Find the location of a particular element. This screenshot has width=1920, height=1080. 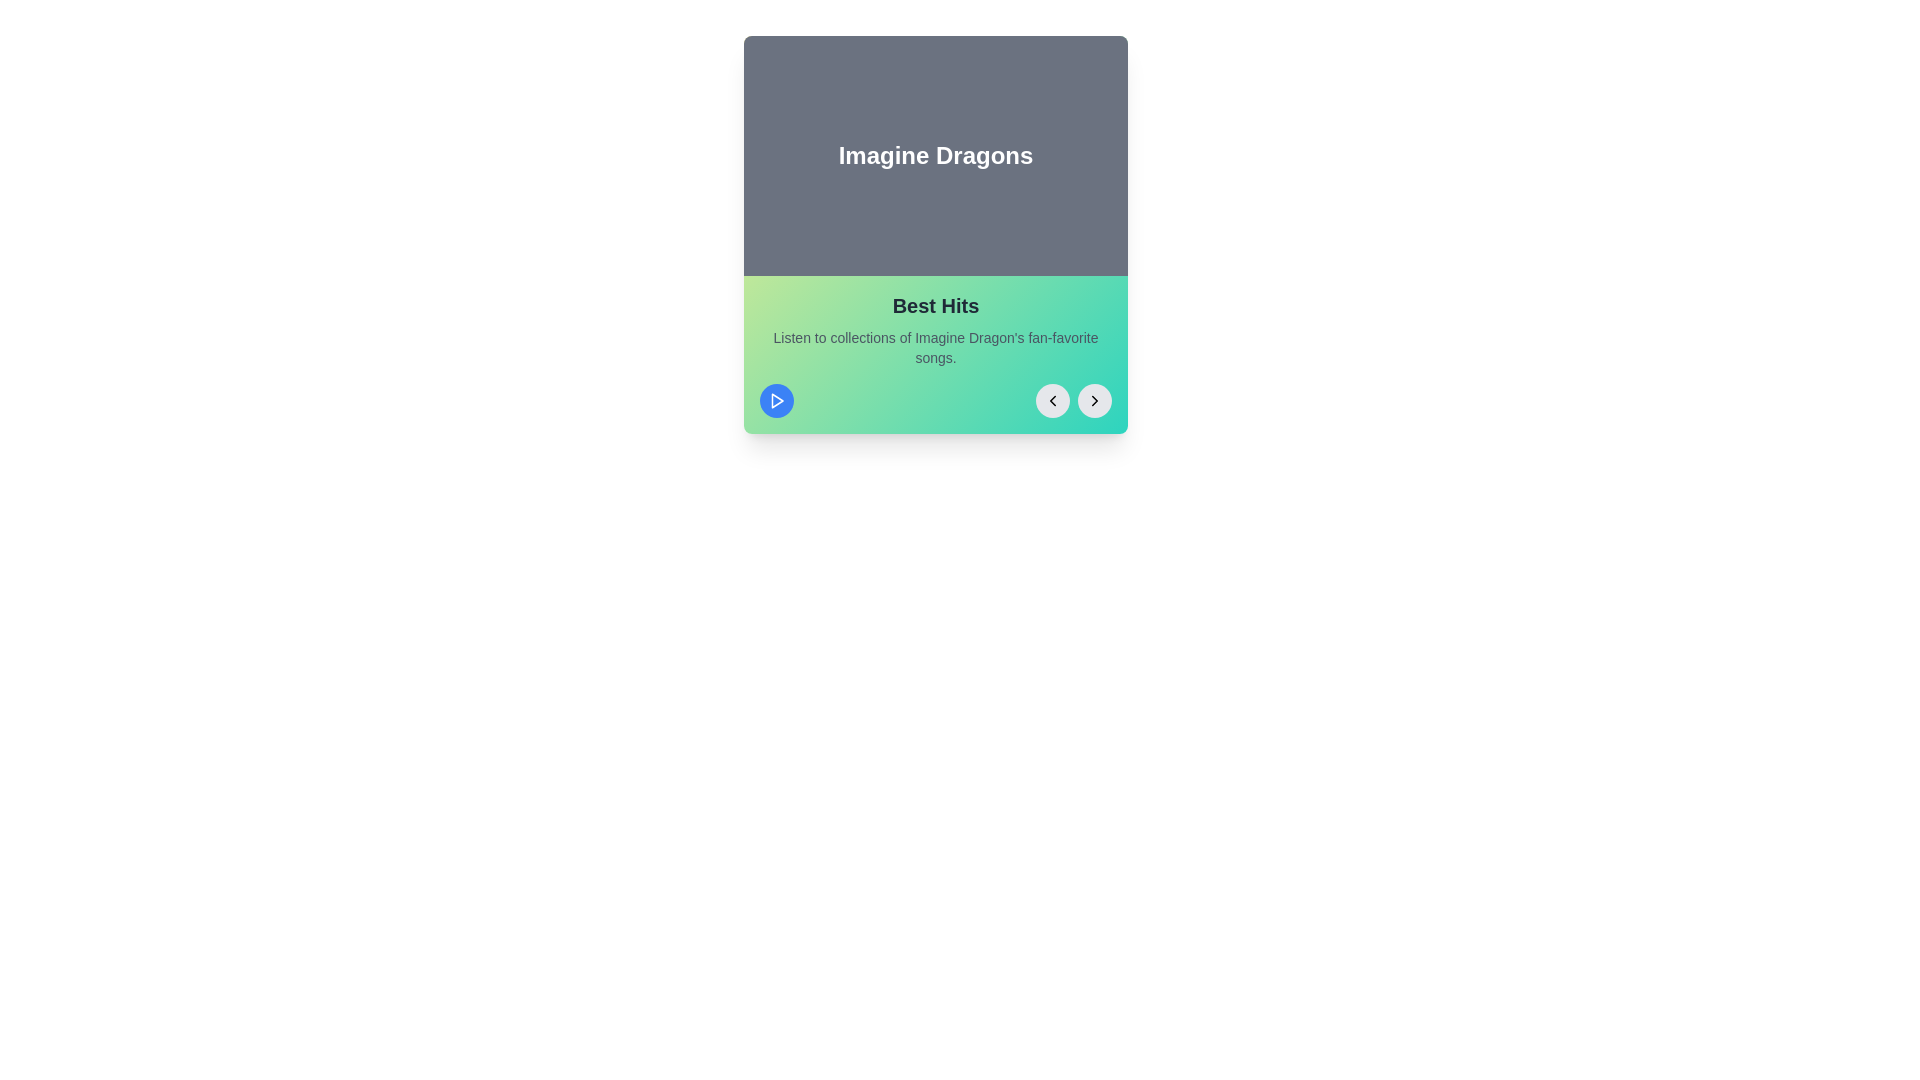

the right-pointing chevron arrow icon inside the circular button located at the bottom-right corner of the 'Imagine Dragons' card is located at coordinates (1093, 401).